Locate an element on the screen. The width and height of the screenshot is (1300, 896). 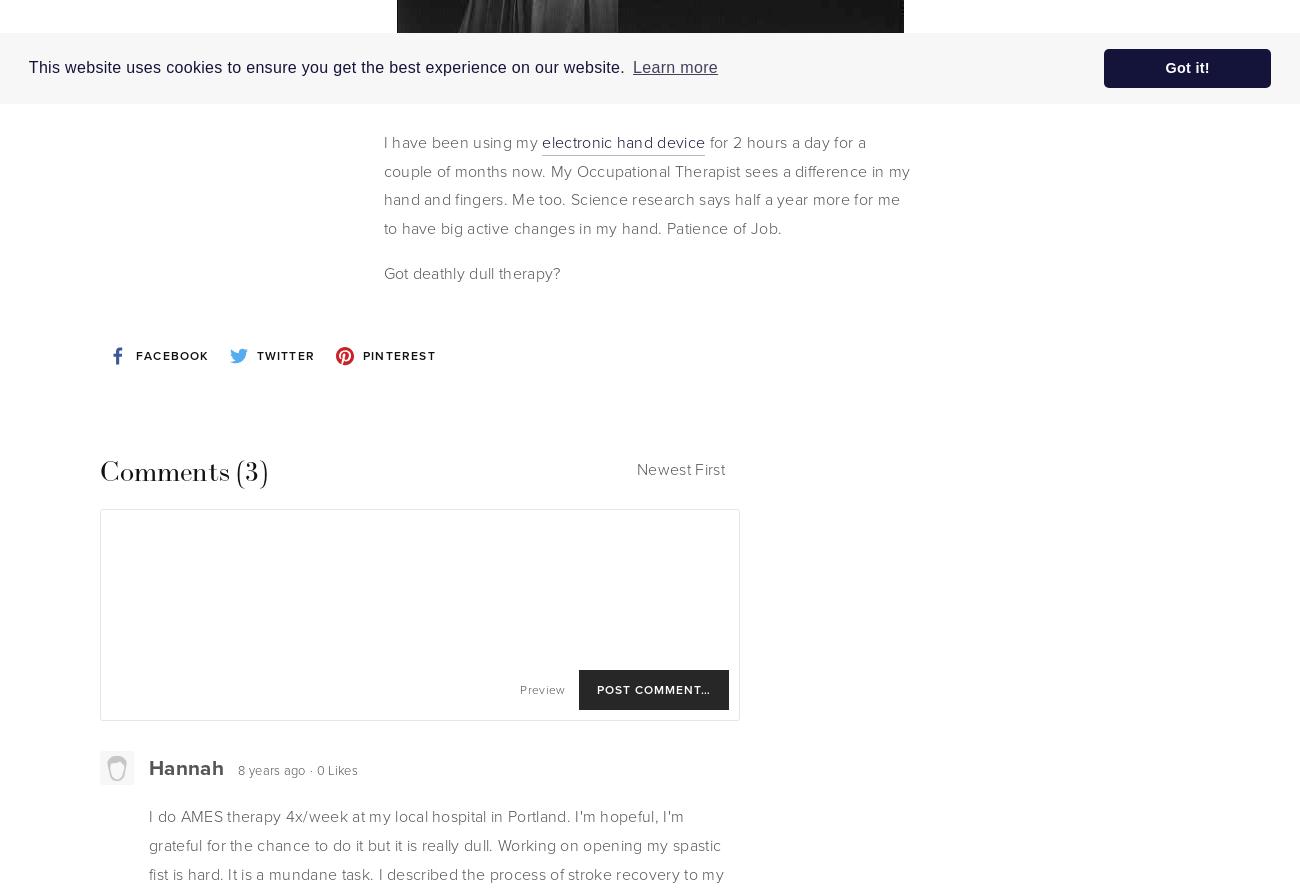
'electronic hand device' is located at coordinates (623, 141).